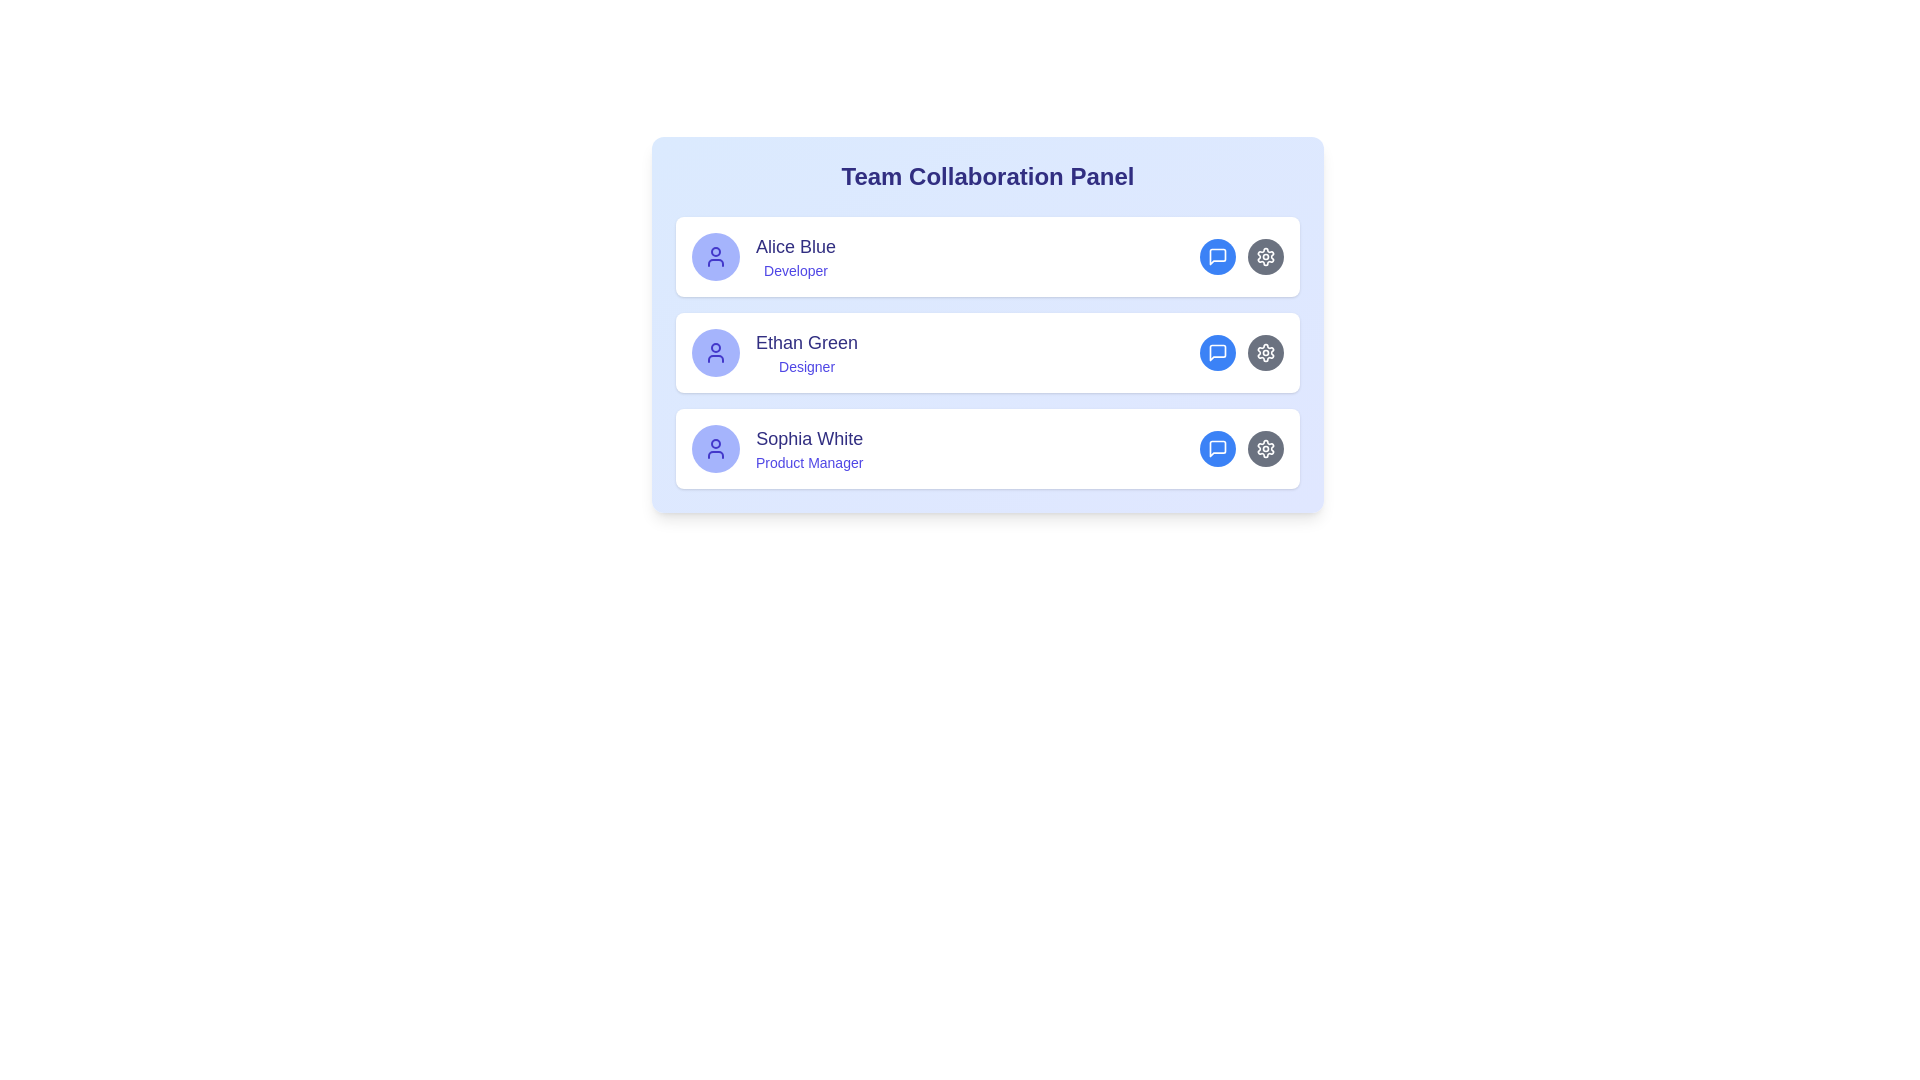 Image resolution: width=1920 pixels, height=1080 pixels. Describe the element at coordinates (1265, 256) in the screenshot. I see `the second button in the topmost user section of the team collaboration panel to observe the hover effect` at that location.